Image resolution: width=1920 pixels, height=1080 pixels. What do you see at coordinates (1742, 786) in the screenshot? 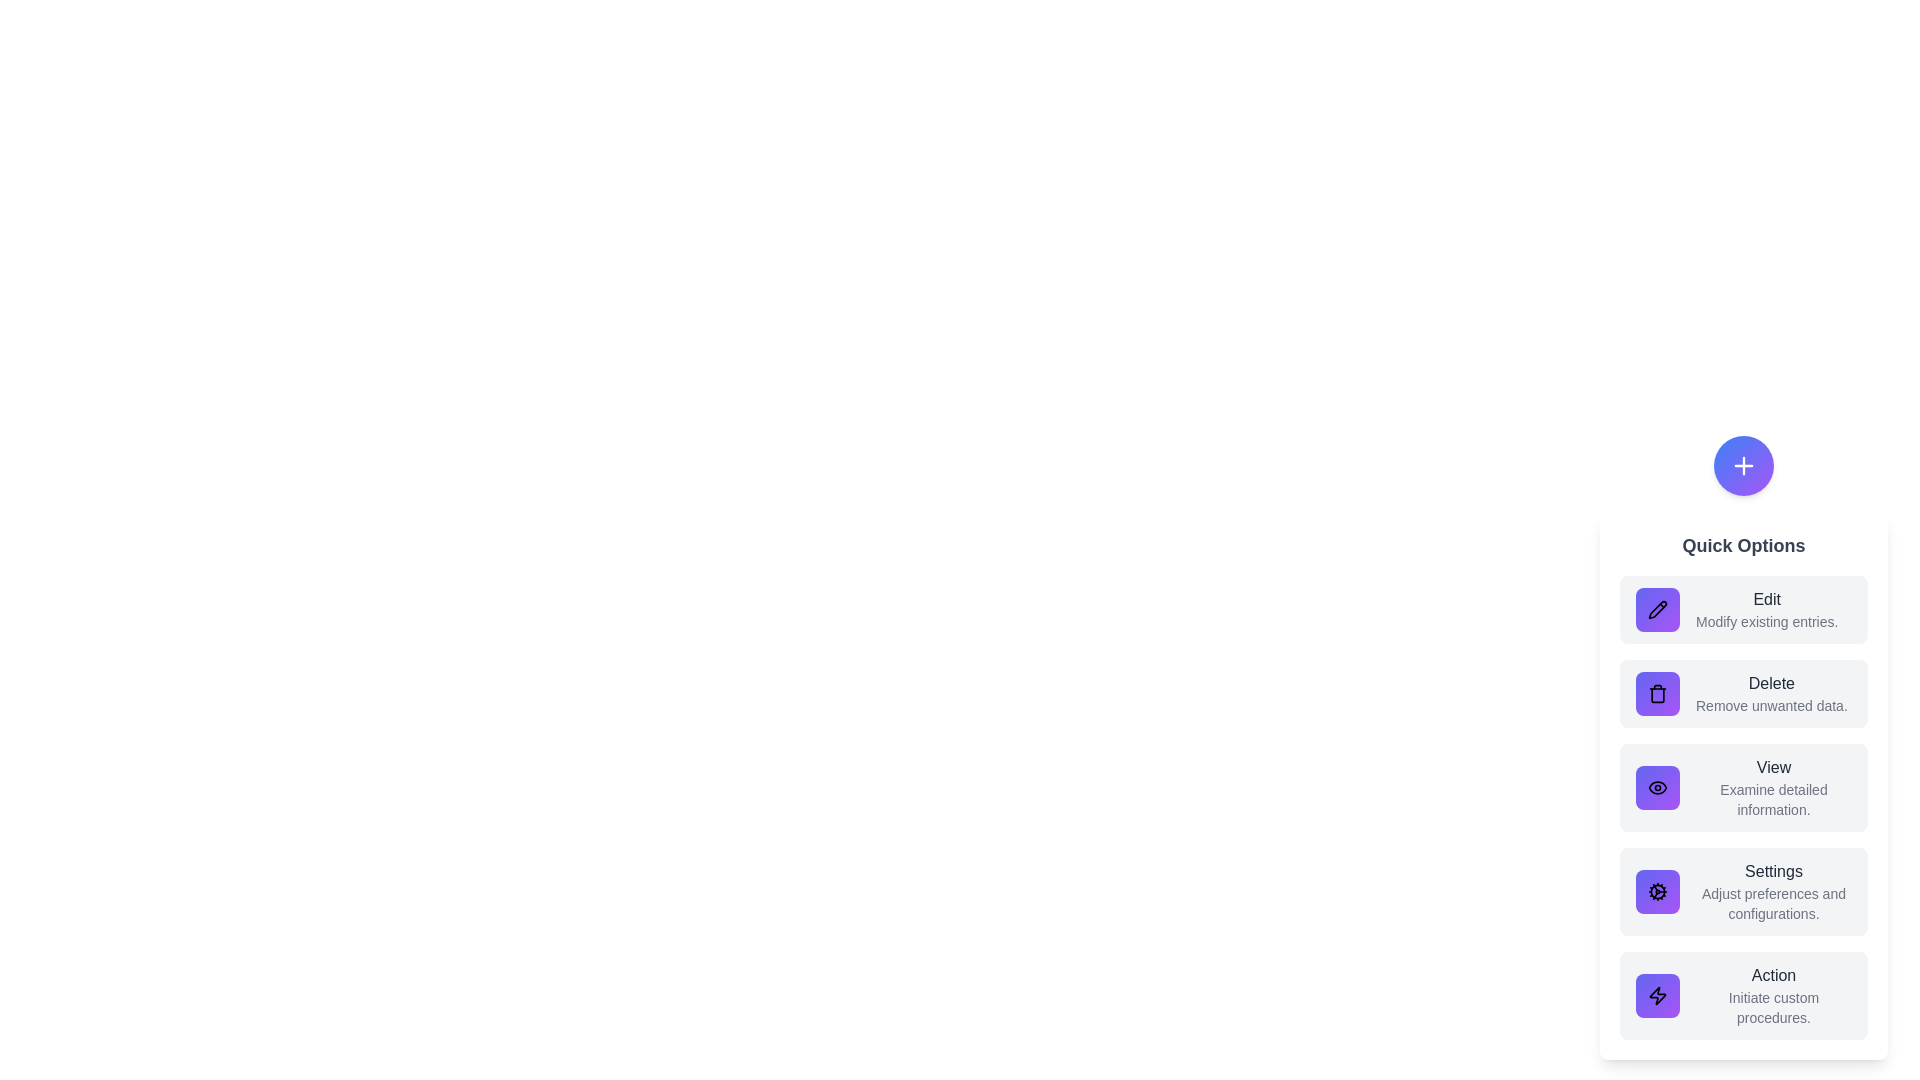
I see `the View option from the list` at bounding box center [1742, 786].